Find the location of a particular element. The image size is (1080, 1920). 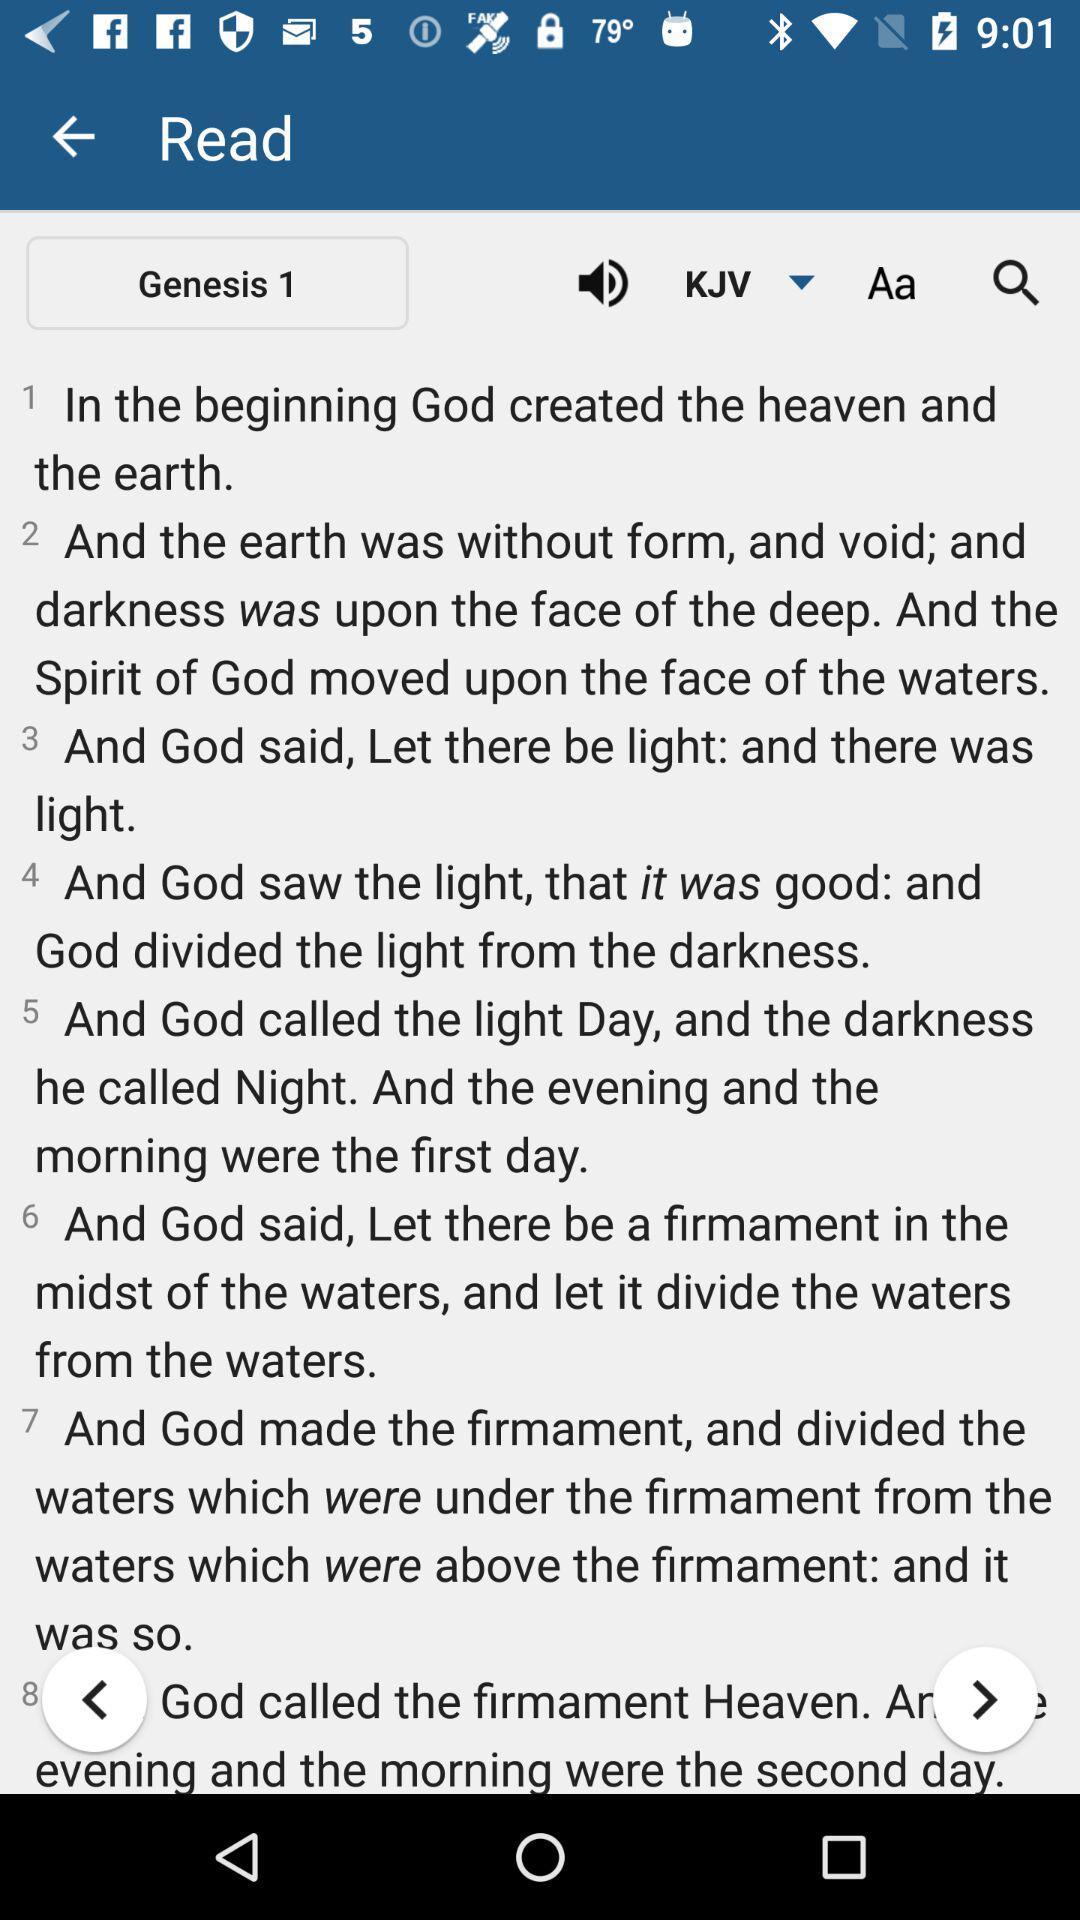

icon to the right of kjv is located at coordinates (890, 282).